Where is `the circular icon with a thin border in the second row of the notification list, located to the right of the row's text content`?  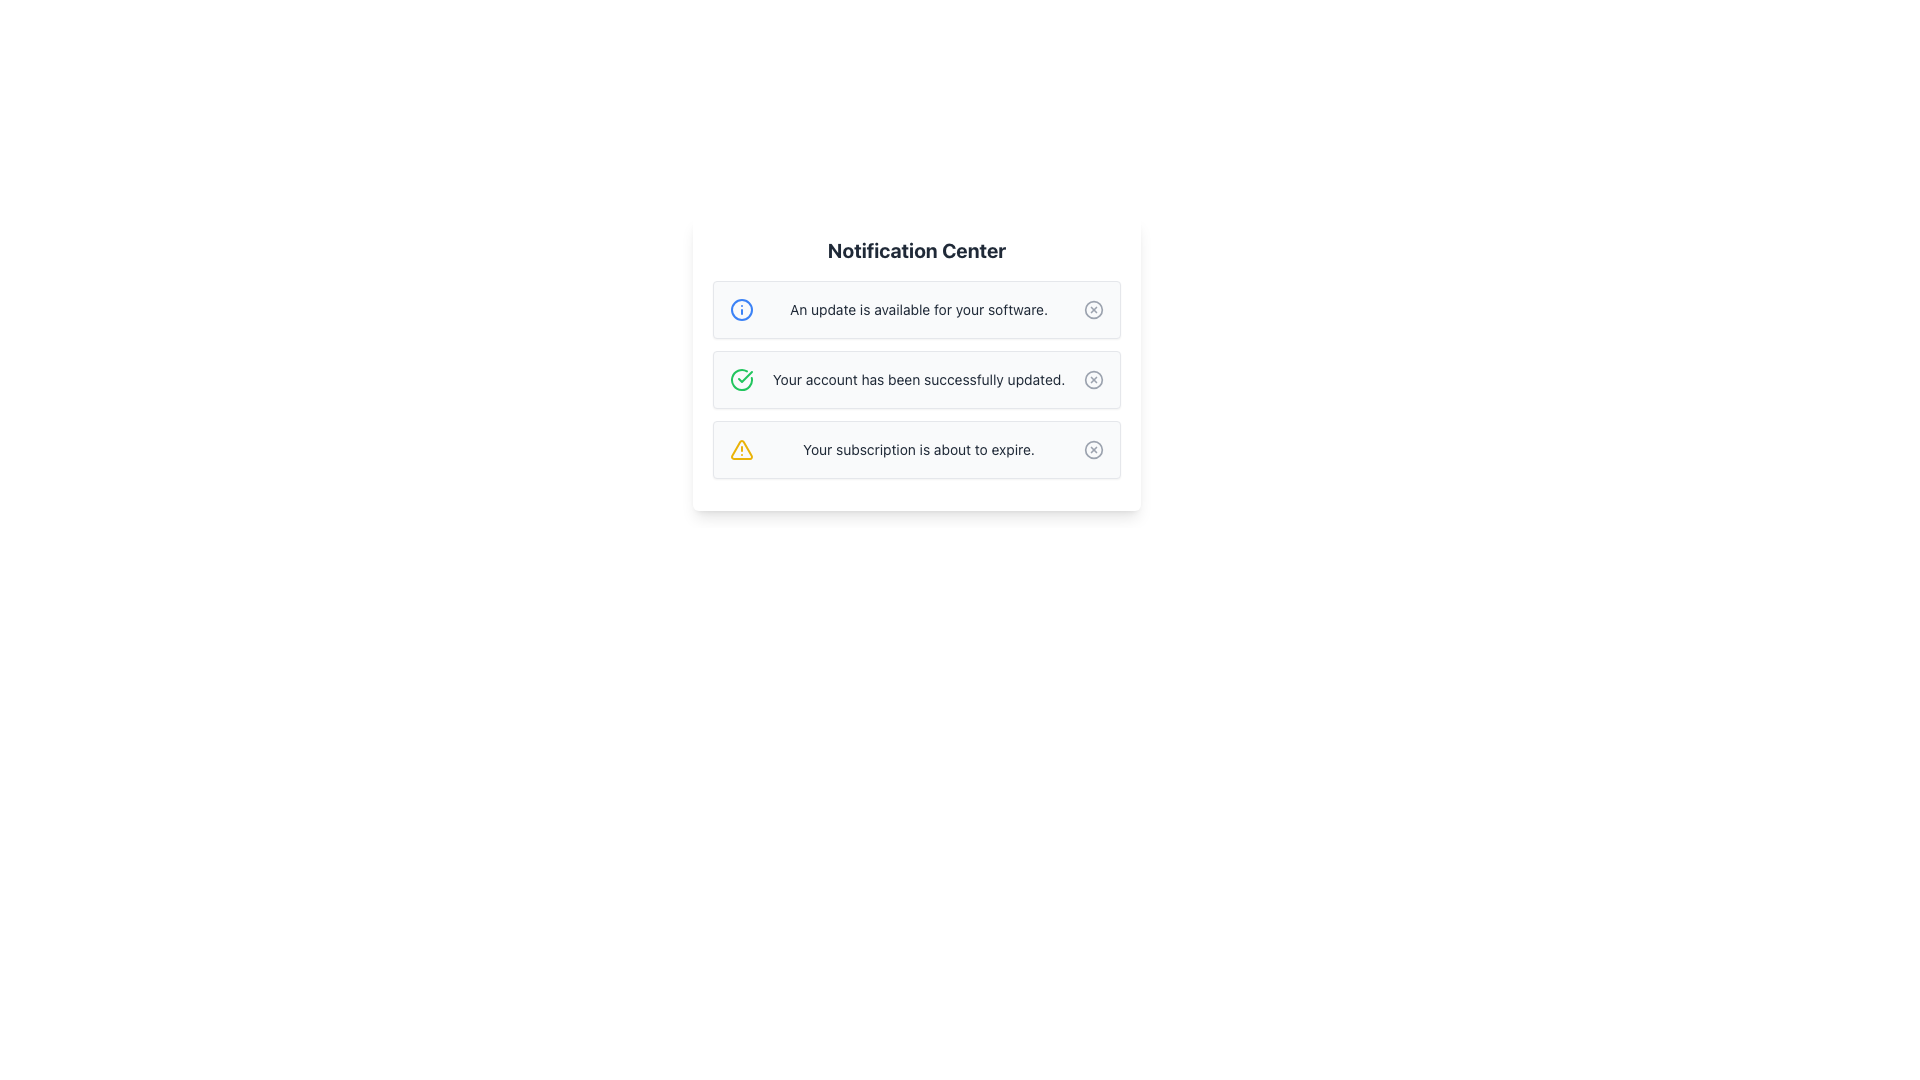 the circular icon with a thin border in the second row of the notification list, located to the right of the row's text content is located at coordinates (1093, 380).